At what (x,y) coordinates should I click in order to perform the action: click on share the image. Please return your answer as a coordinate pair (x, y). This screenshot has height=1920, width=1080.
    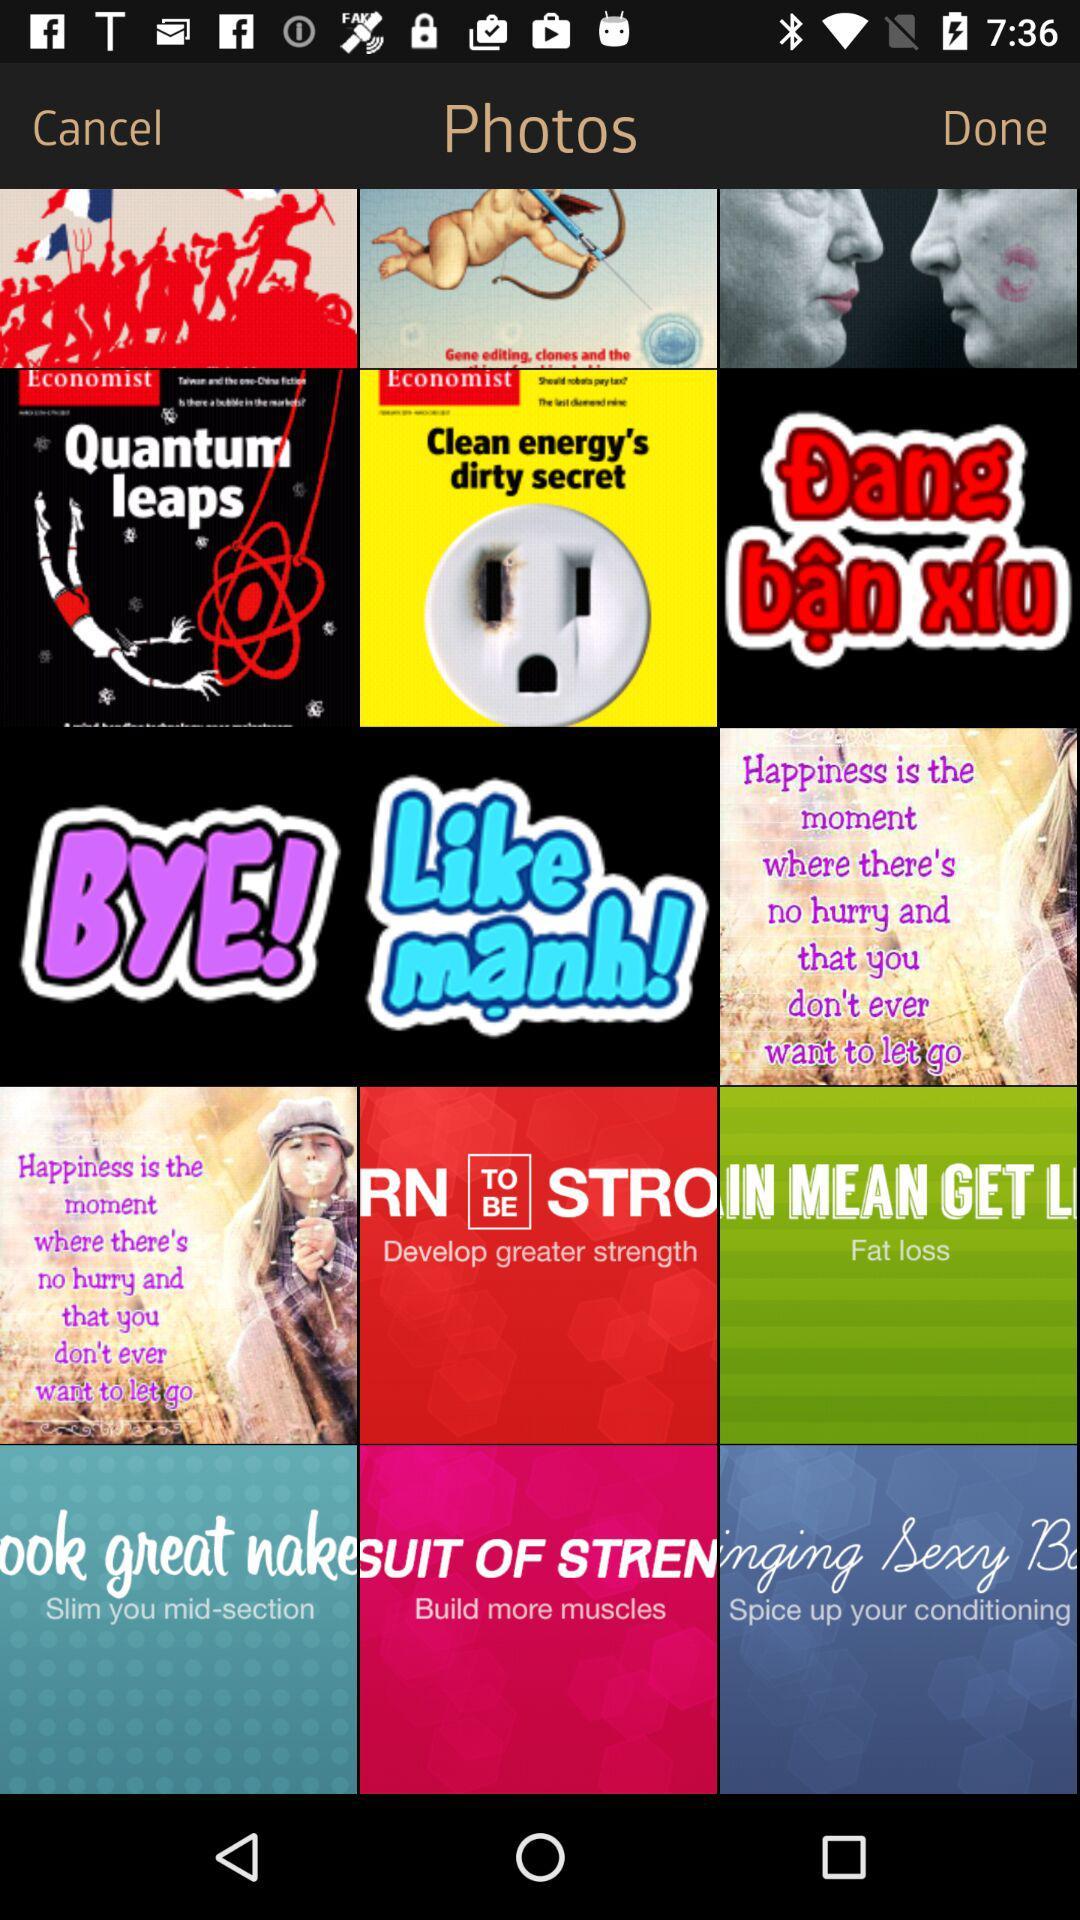
    Looking at the image, I should click on (897, 1619).